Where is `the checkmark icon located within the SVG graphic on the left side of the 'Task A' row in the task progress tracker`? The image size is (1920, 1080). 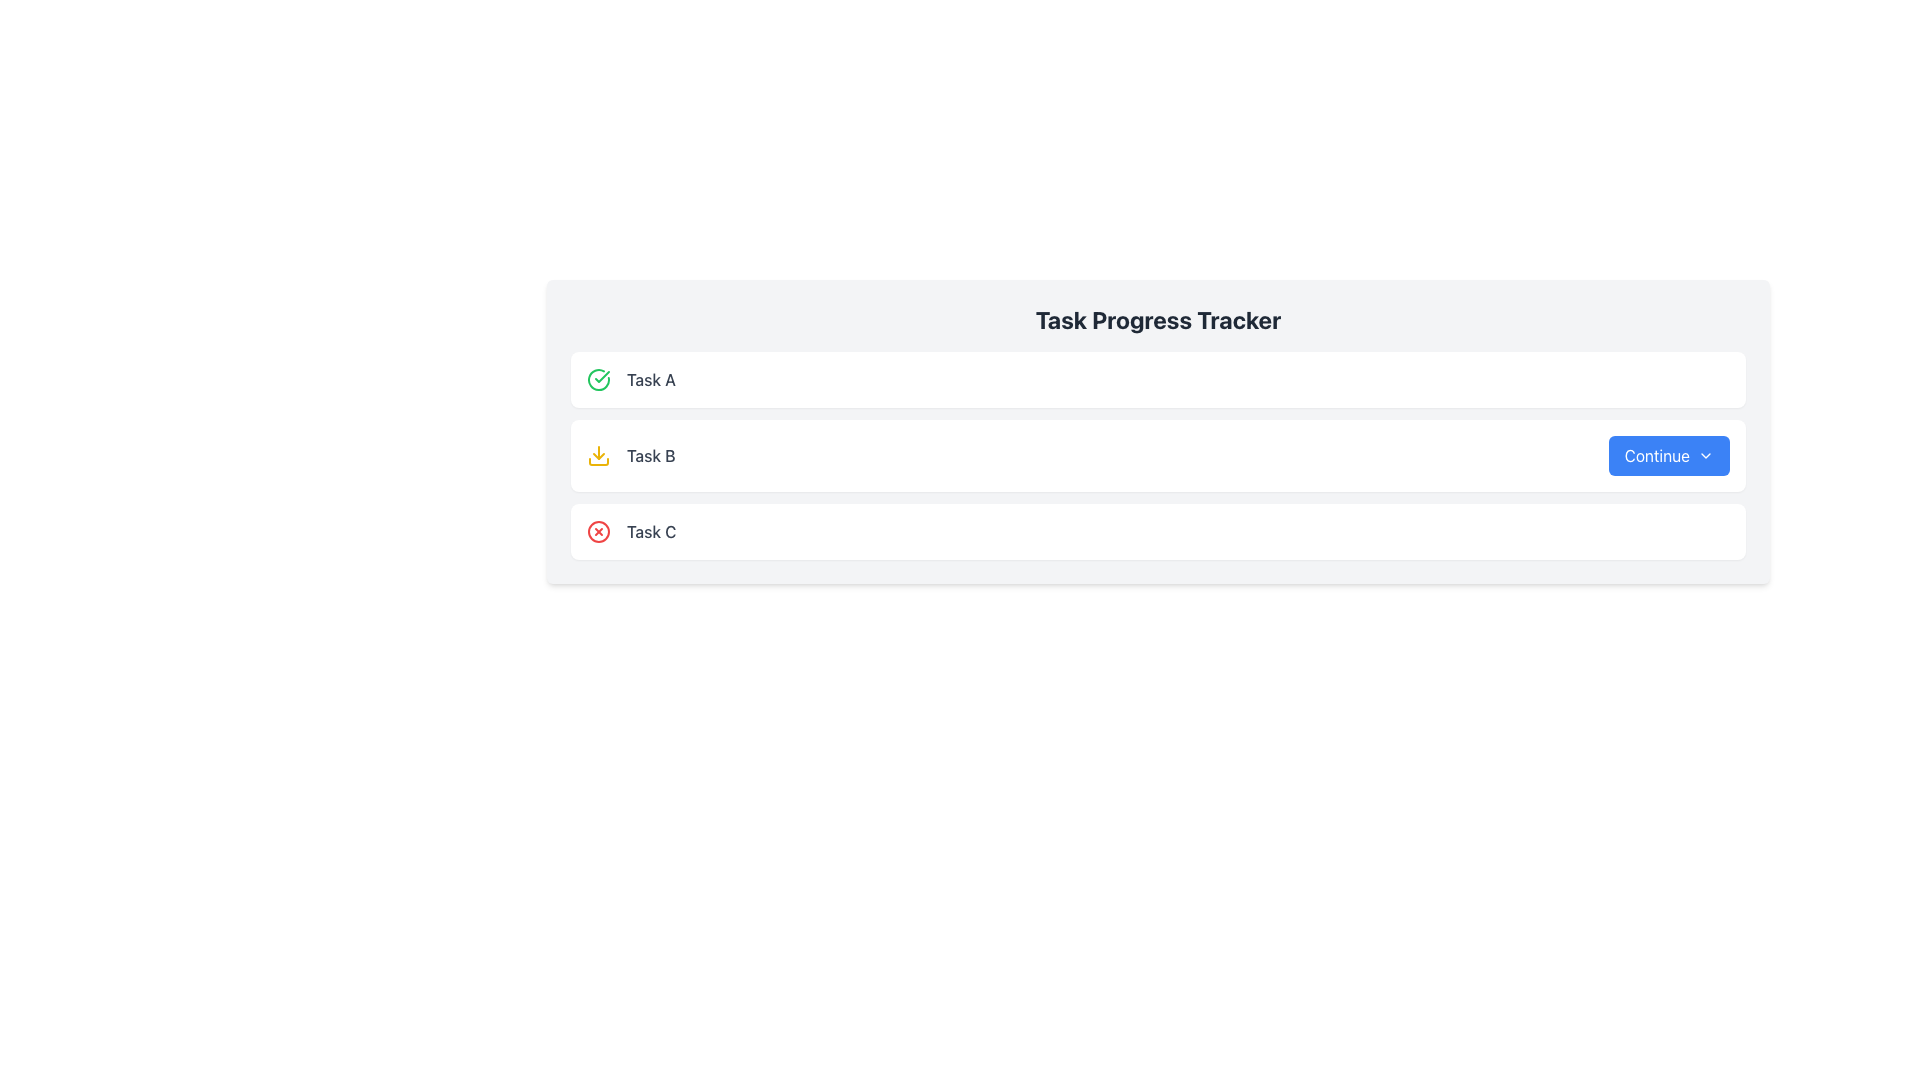 the checkmark icon located within the SVG graphic on the left side of the 'Task A' row in the task progress tracker is located at coordinates (601, 377).